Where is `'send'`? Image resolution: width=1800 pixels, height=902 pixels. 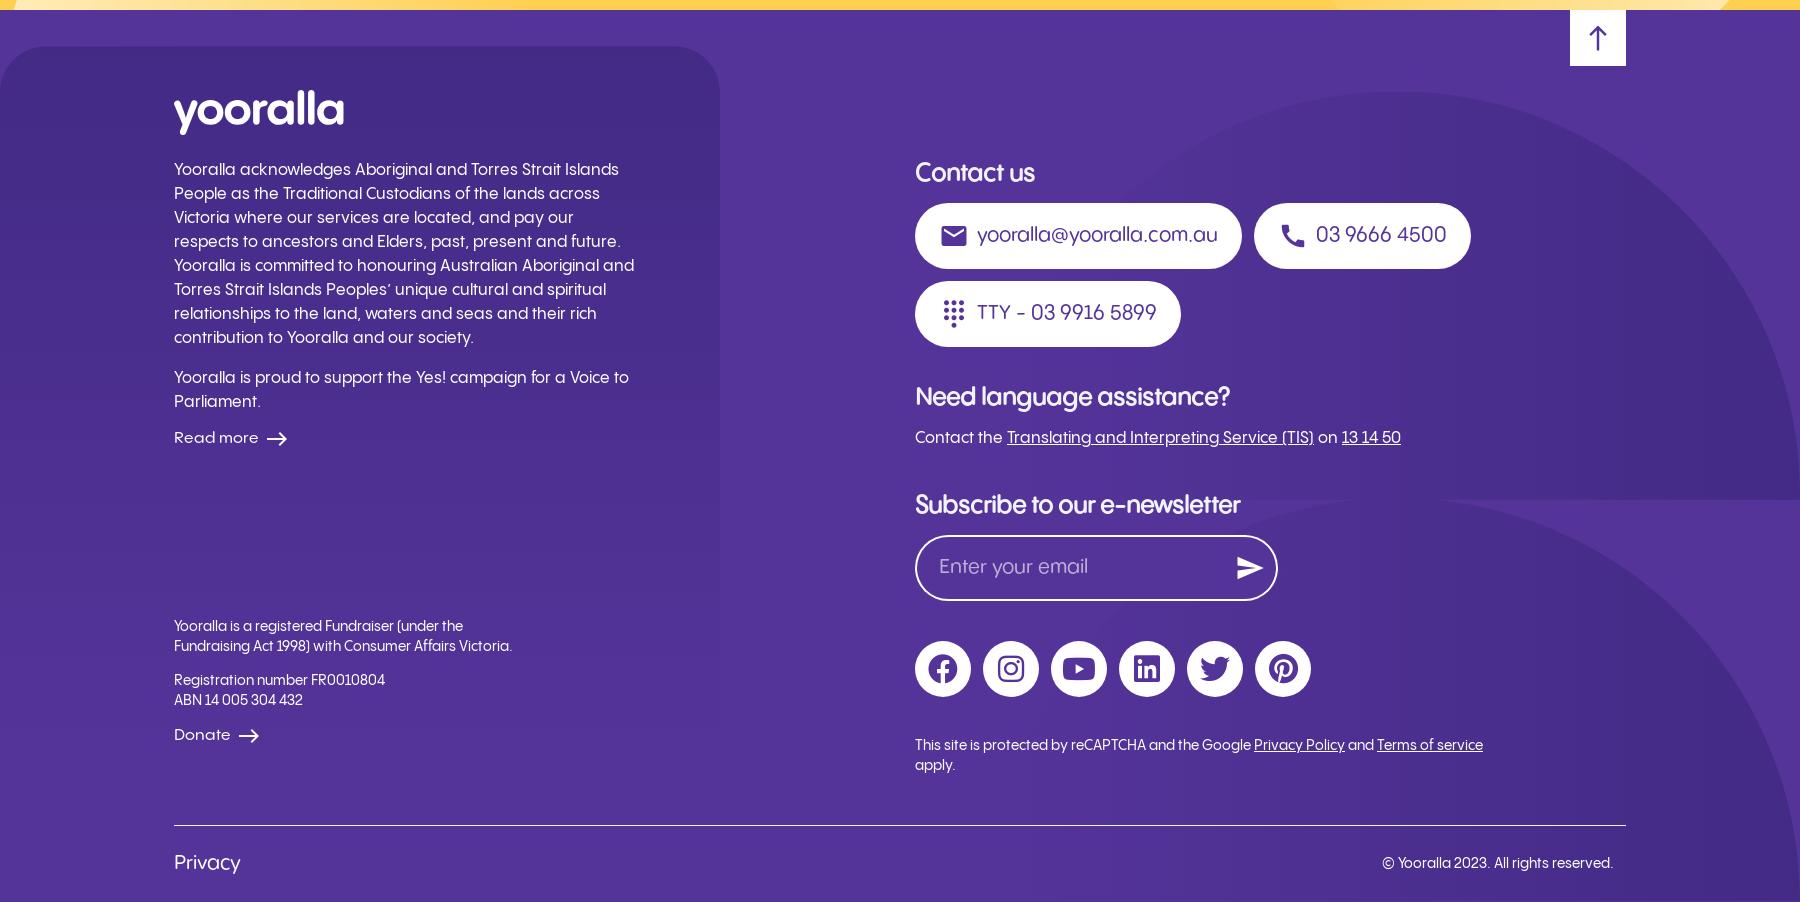 'send' is located at coordinates (1249, 567).